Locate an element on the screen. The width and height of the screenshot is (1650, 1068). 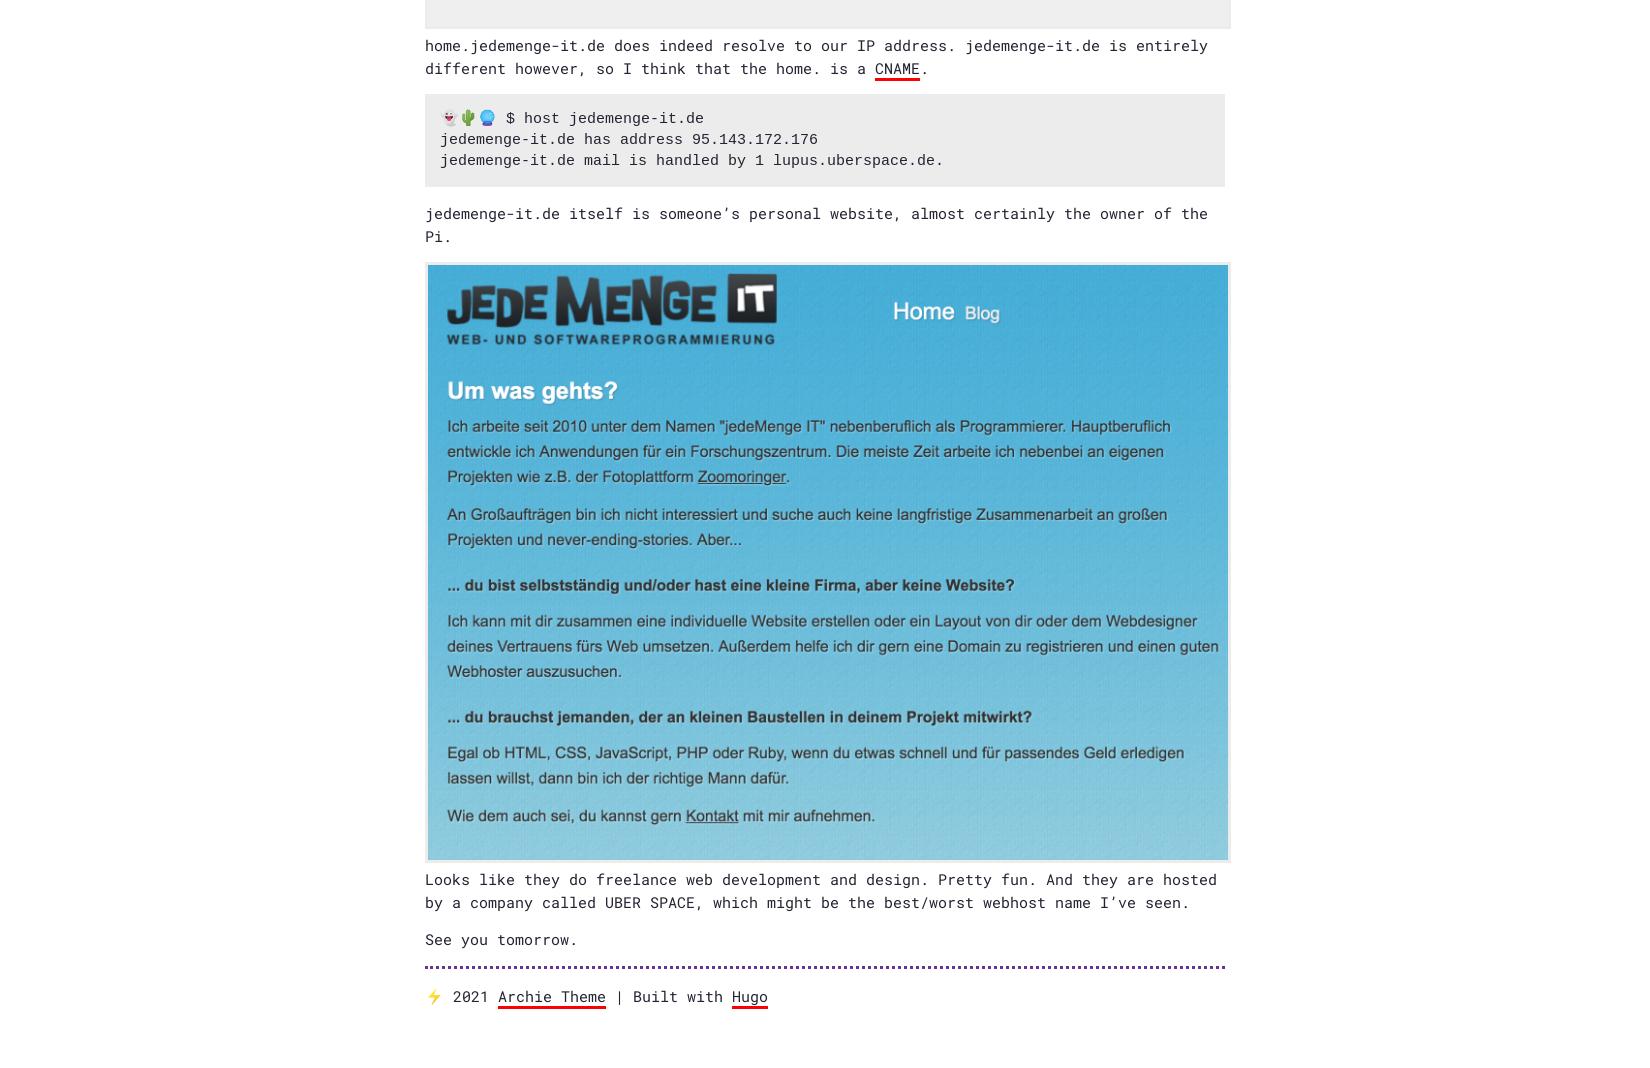
'CNAME' is located at coordinates (897, 65).